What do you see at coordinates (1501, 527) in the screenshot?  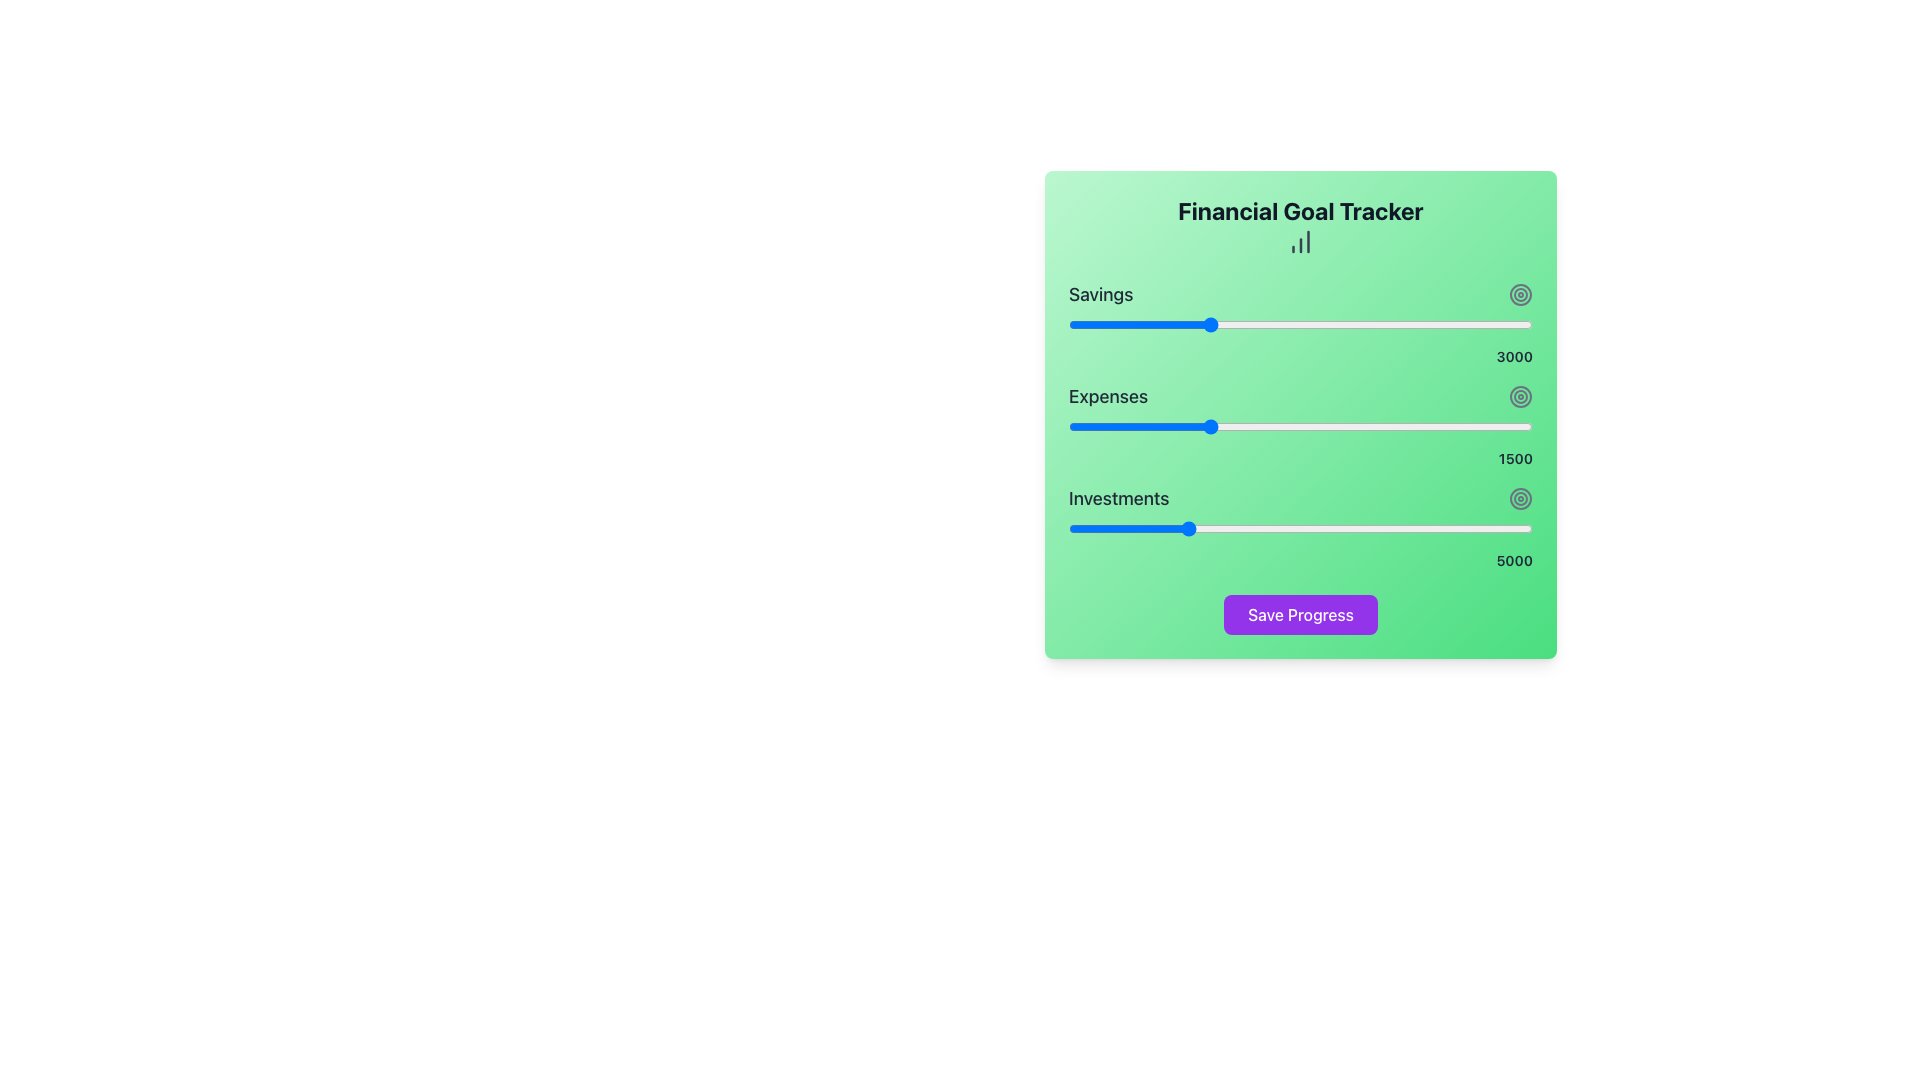 I see `the 'Investments' slider` at bounding box center [1501, 527].